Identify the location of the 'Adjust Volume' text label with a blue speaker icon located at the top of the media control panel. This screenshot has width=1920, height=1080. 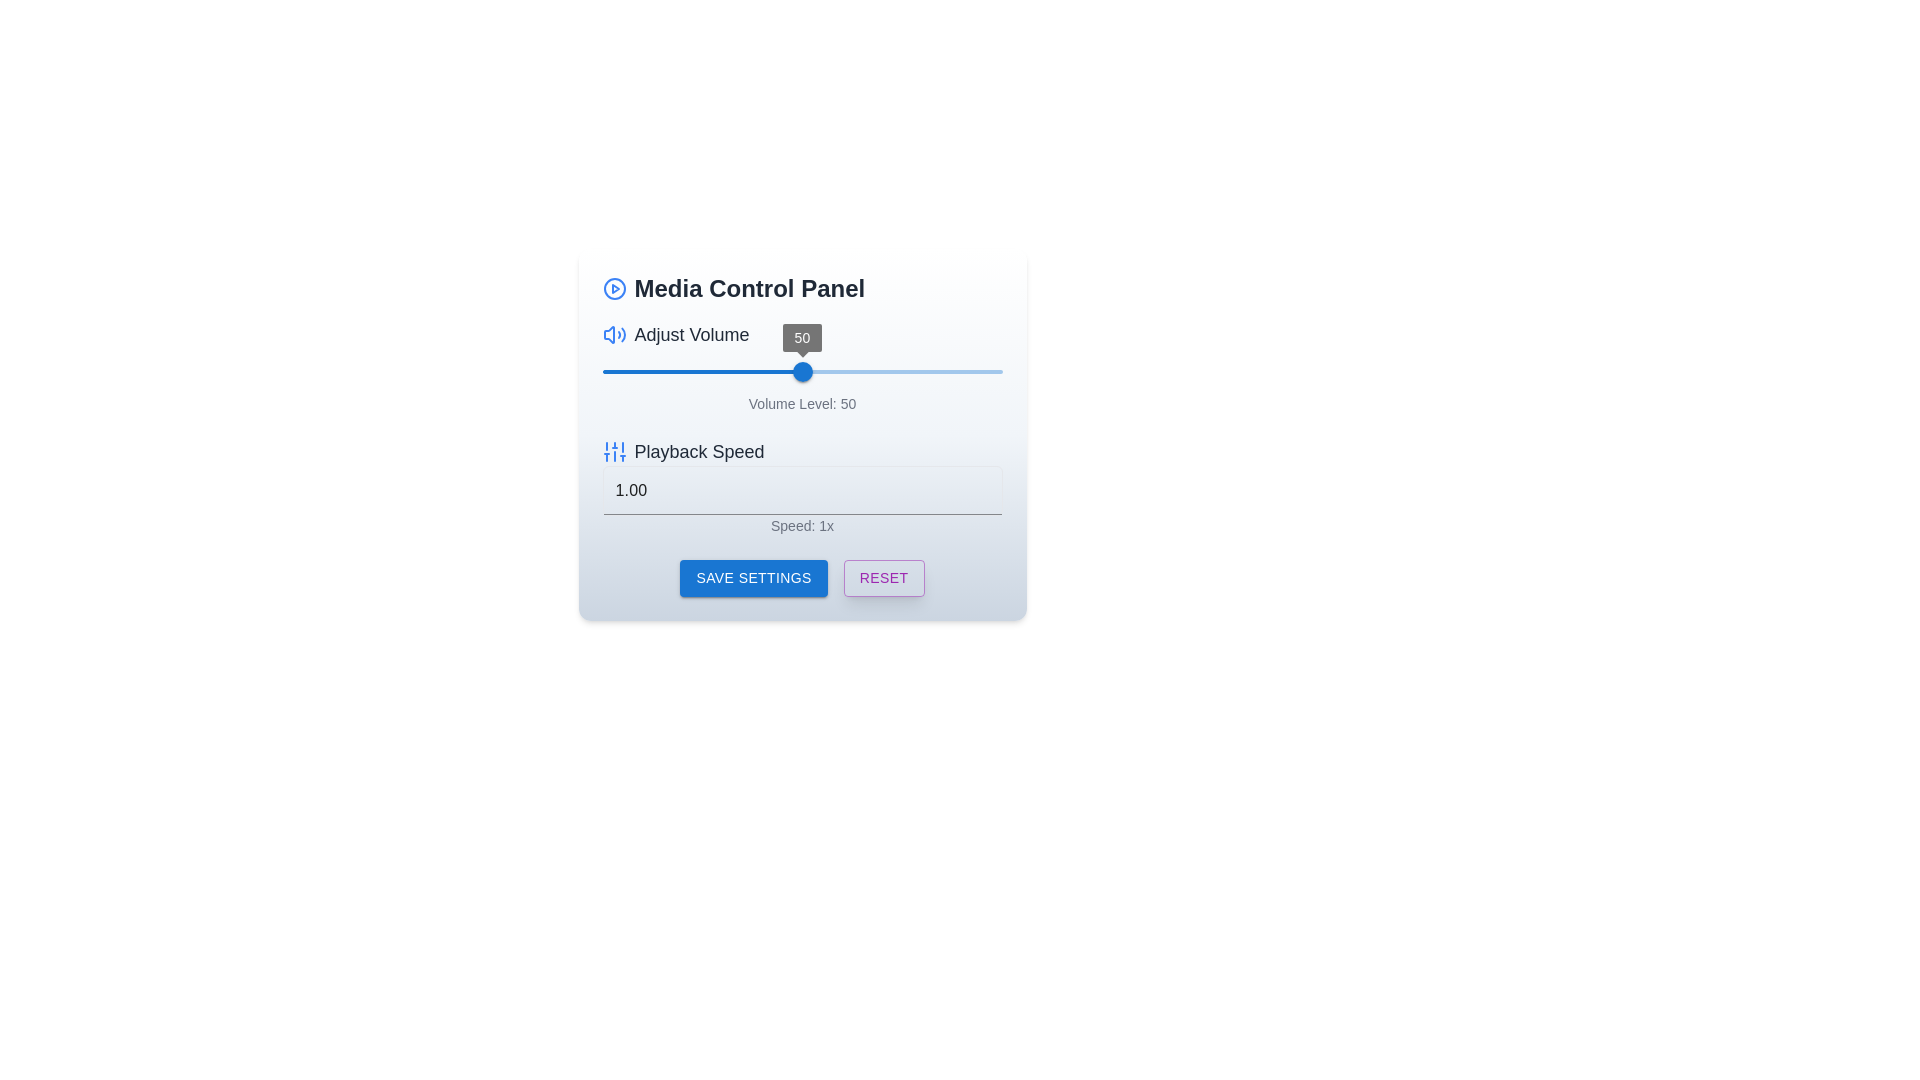
(802, 334).